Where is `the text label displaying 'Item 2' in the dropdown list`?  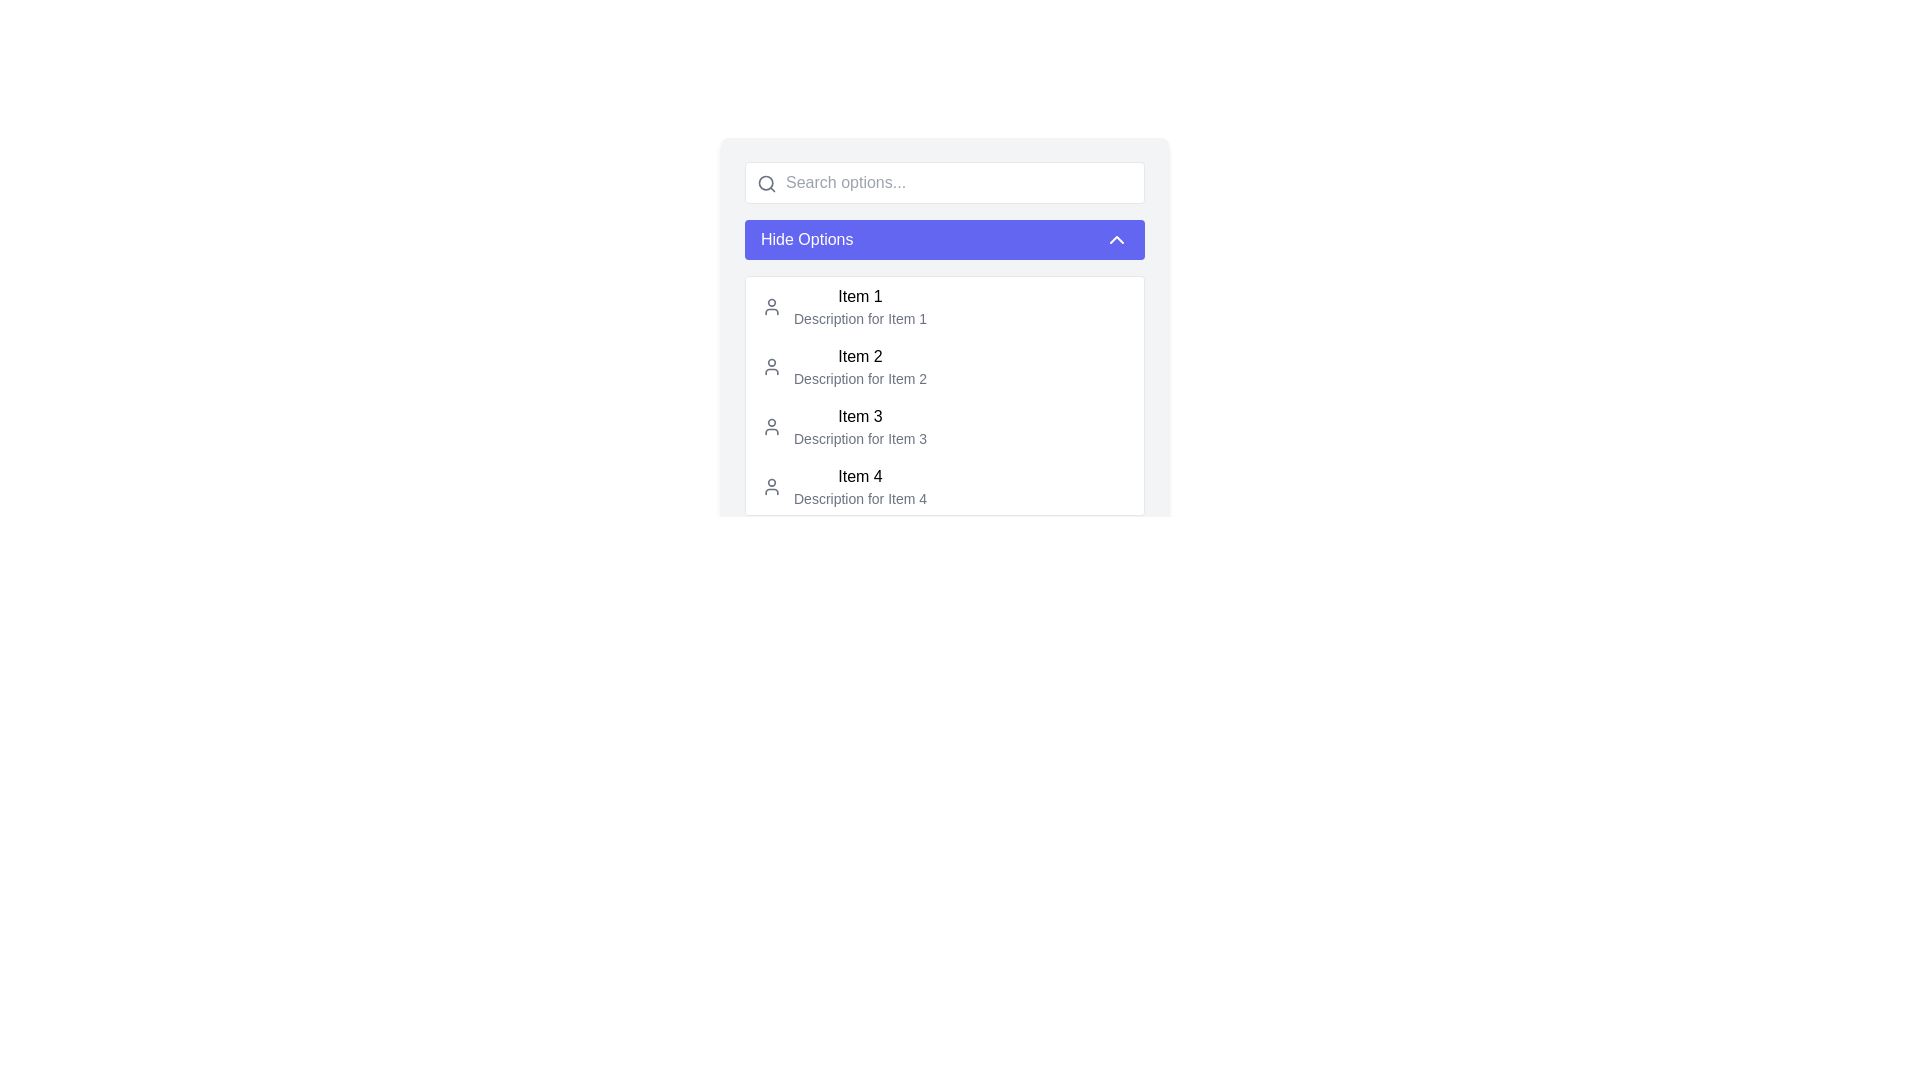
the text label displaying 'Item 2' in the dropdown list is located at coordinates (860, 356).